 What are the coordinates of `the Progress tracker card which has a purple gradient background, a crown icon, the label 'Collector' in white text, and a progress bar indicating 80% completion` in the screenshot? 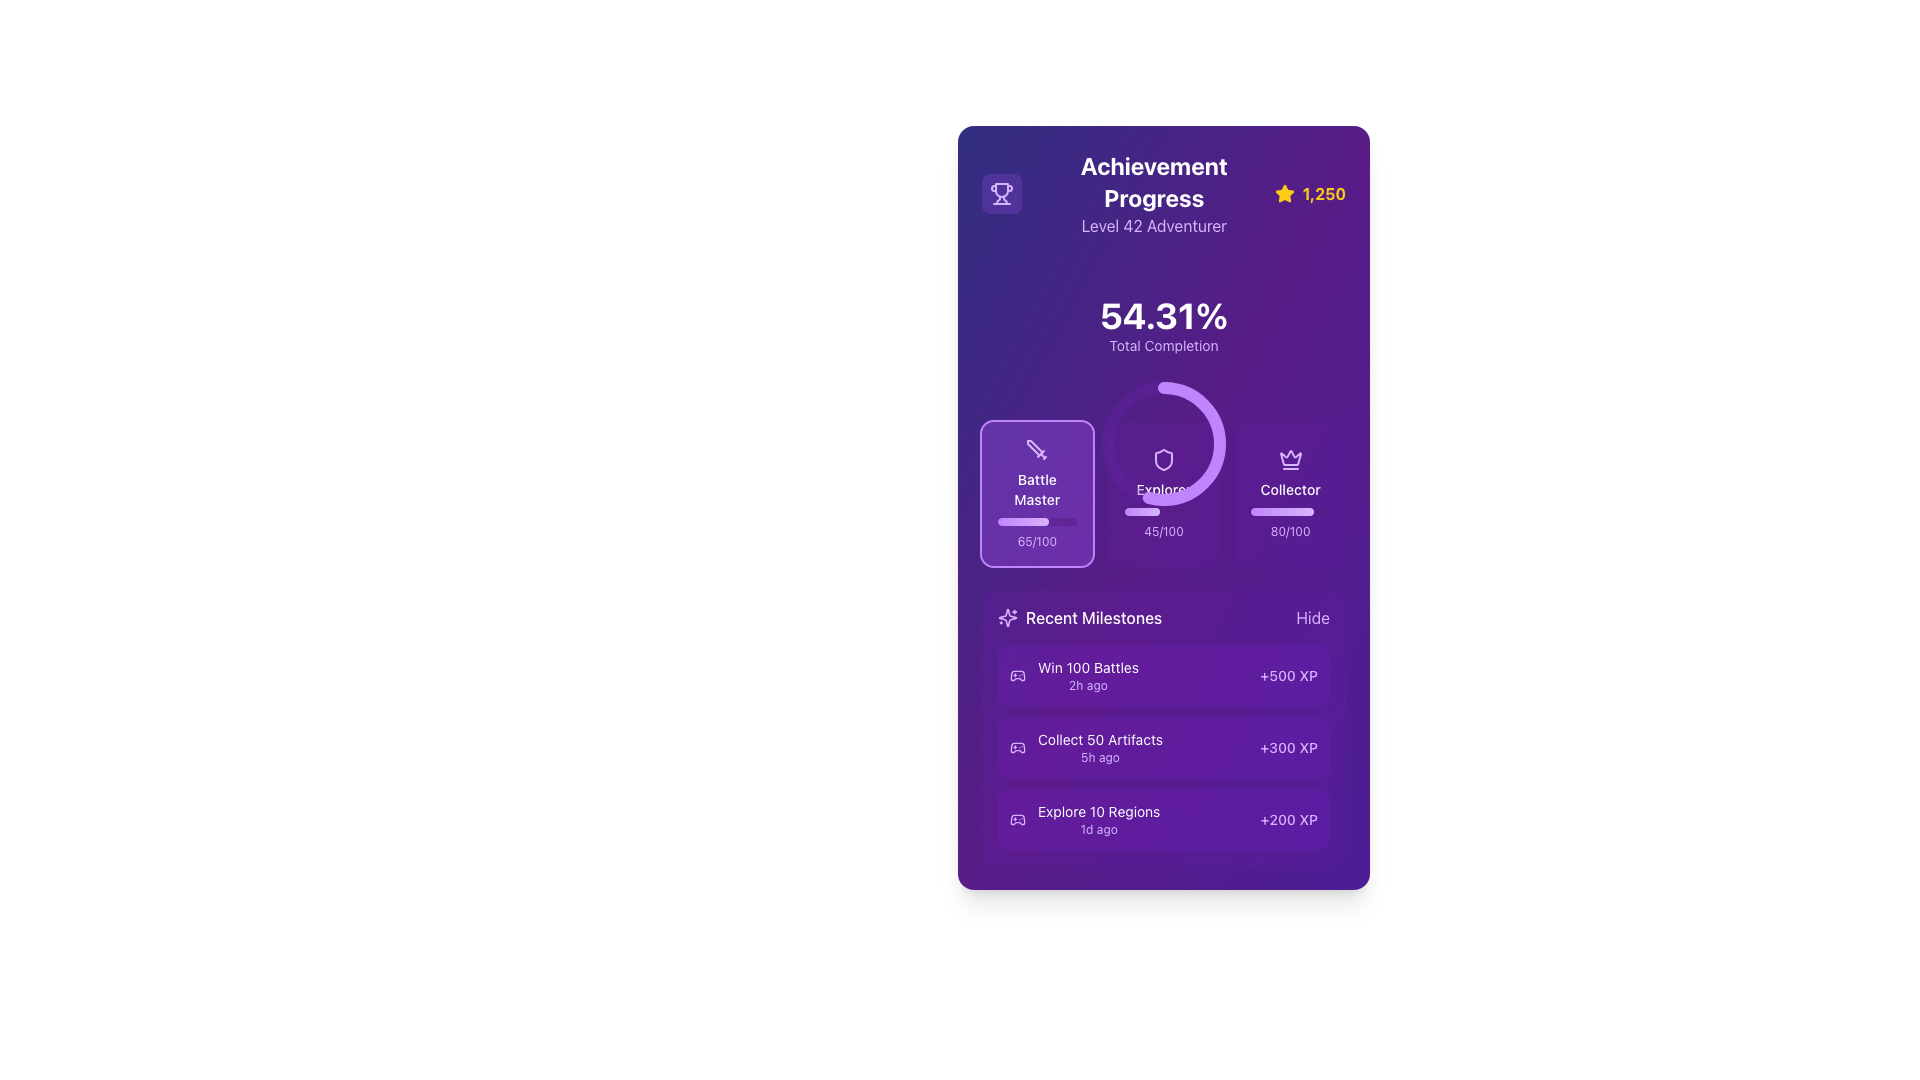 It's located at (1290, 493).